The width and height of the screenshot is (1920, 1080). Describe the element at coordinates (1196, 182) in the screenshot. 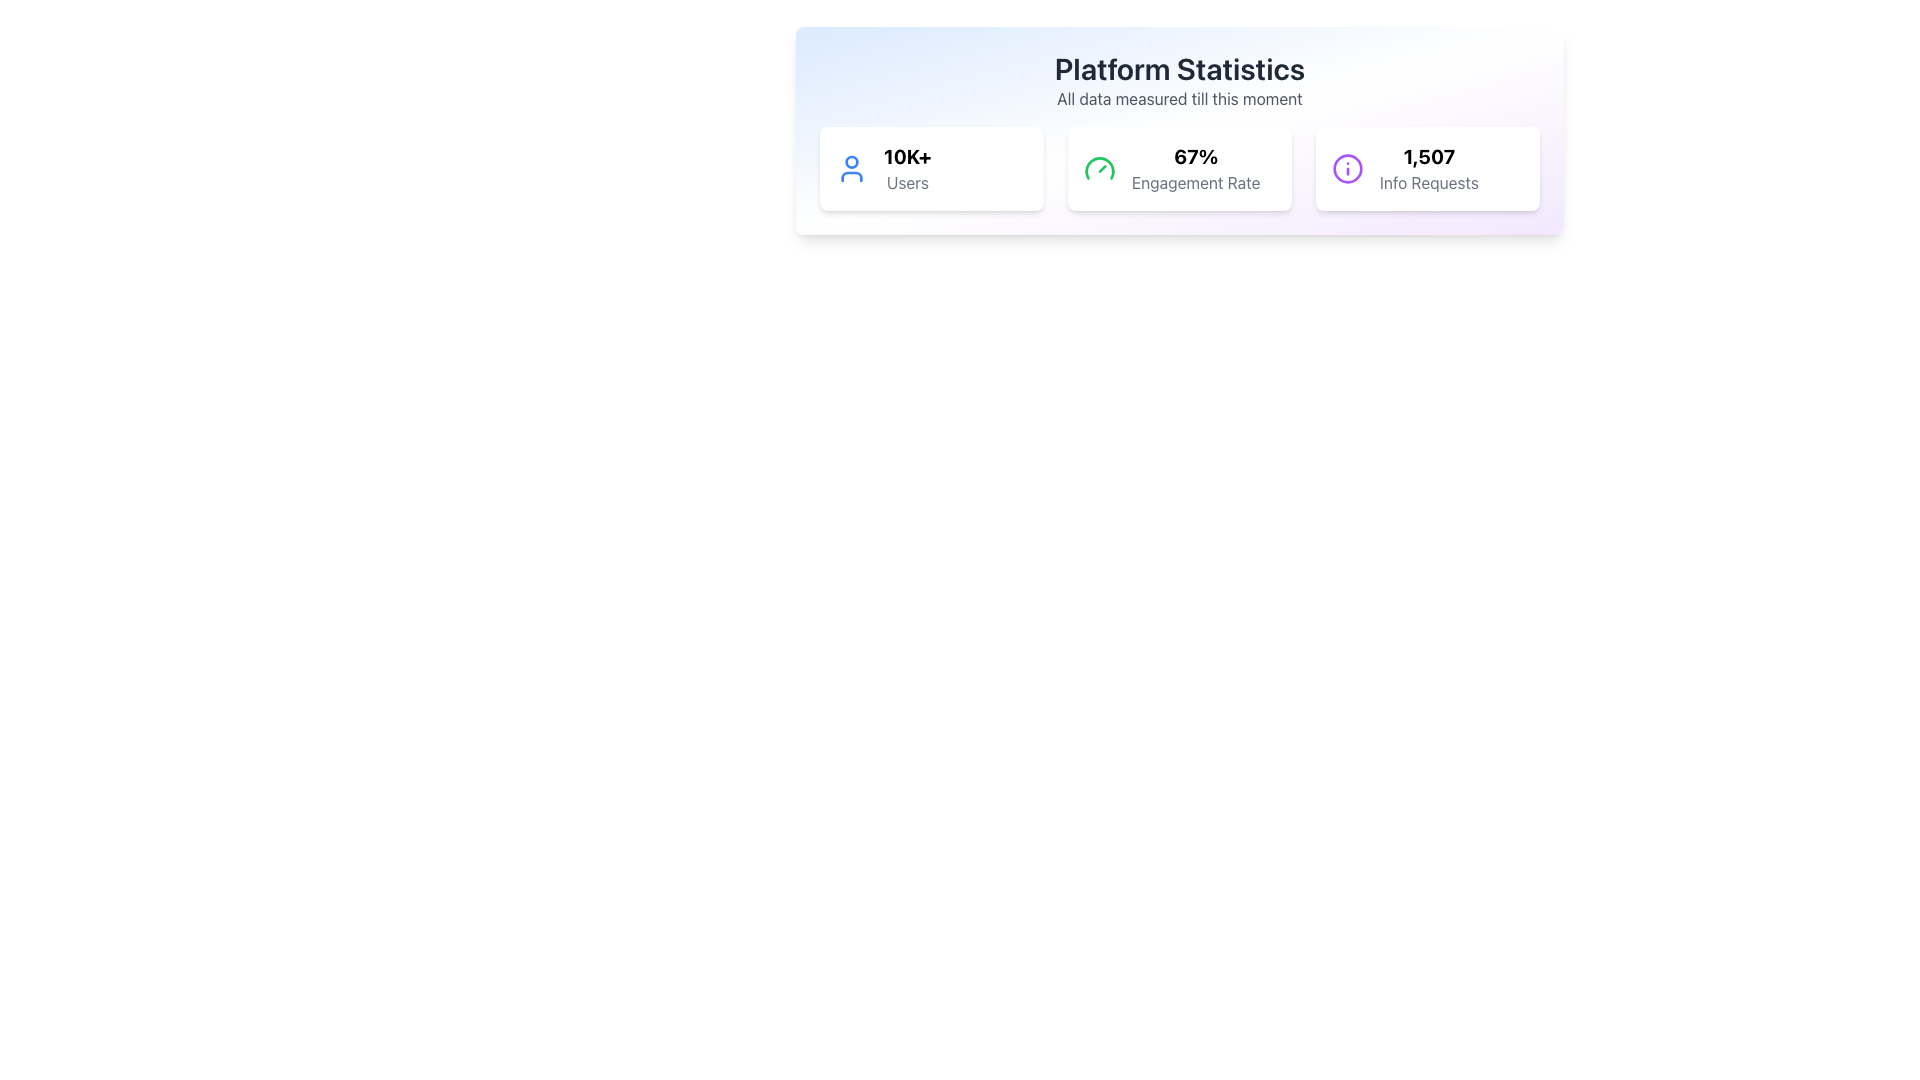

I see `the 'Engagement Rate' label, which is styled in gray and located below the bold green percentage '67%' in a card layout` at that location.